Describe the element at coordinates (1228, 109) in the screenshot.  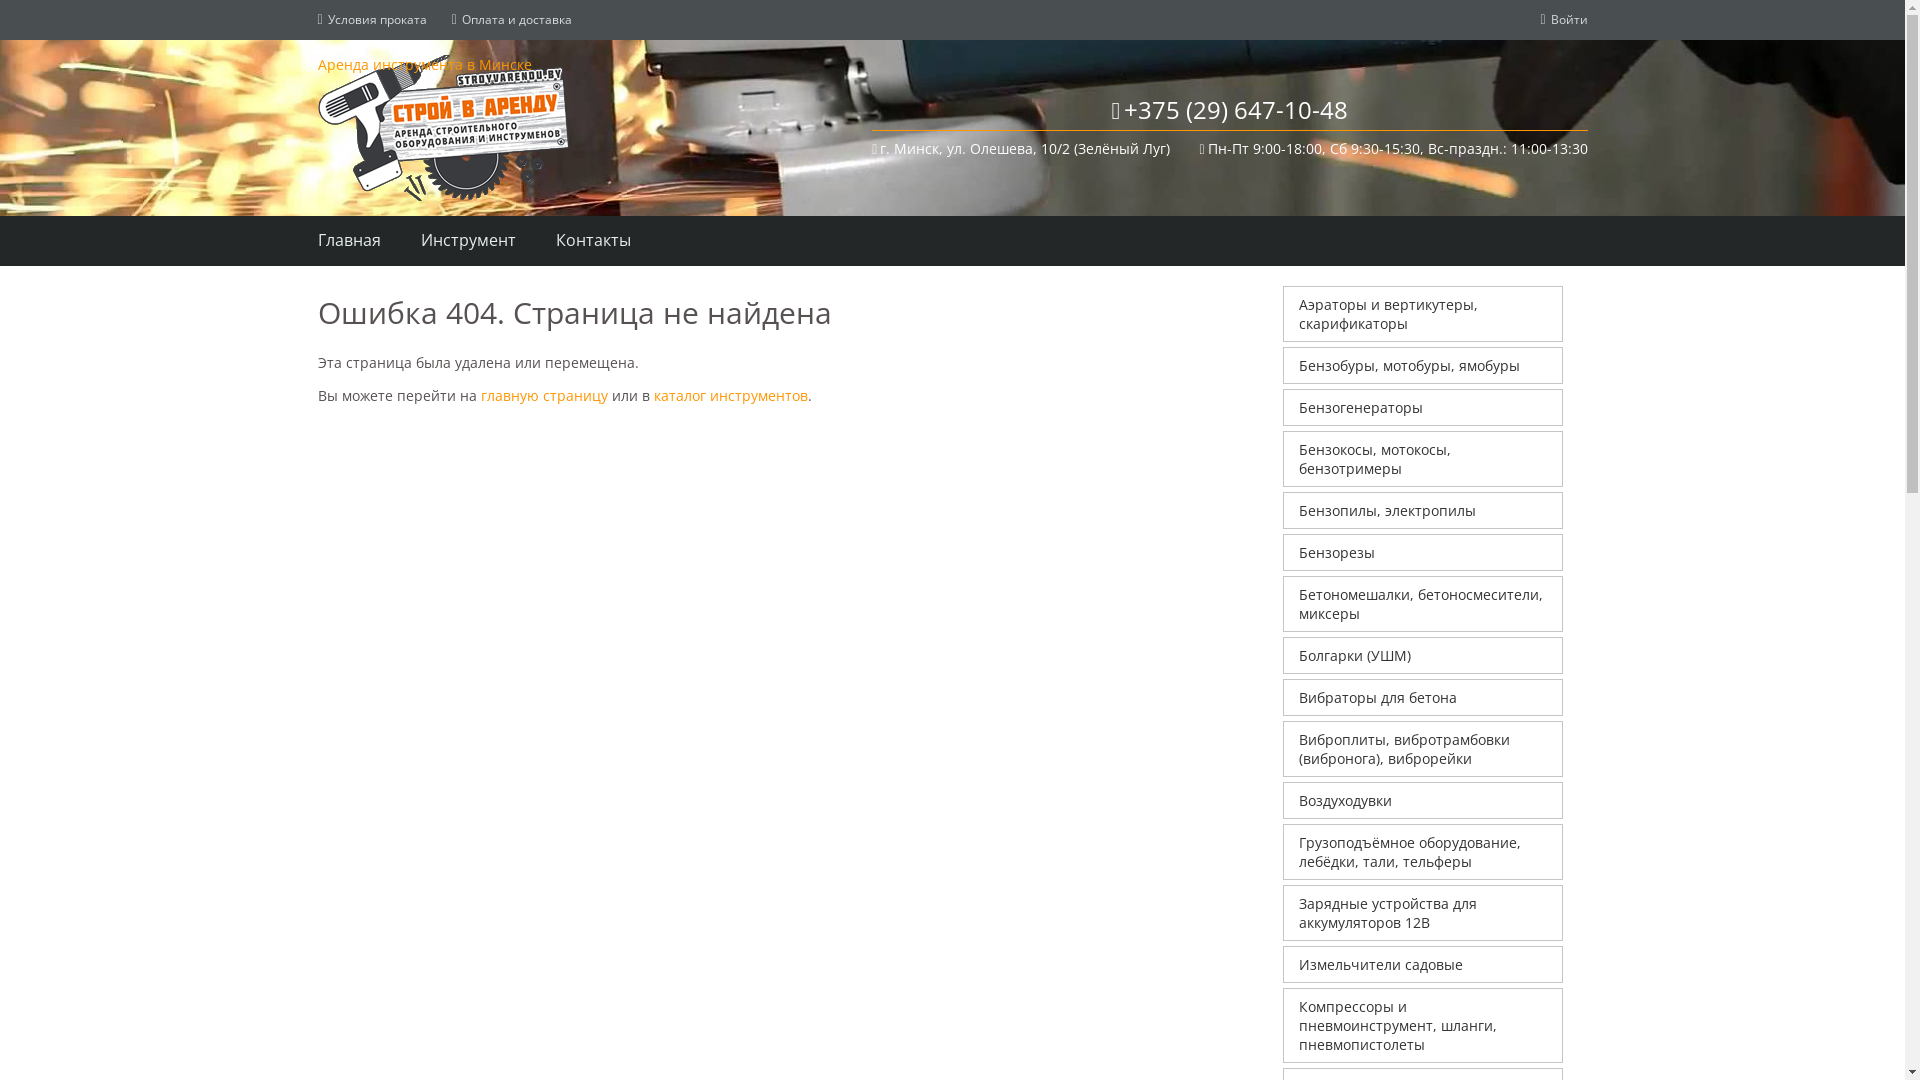
I see `'+375 (29) 647-10-48'` at that location.